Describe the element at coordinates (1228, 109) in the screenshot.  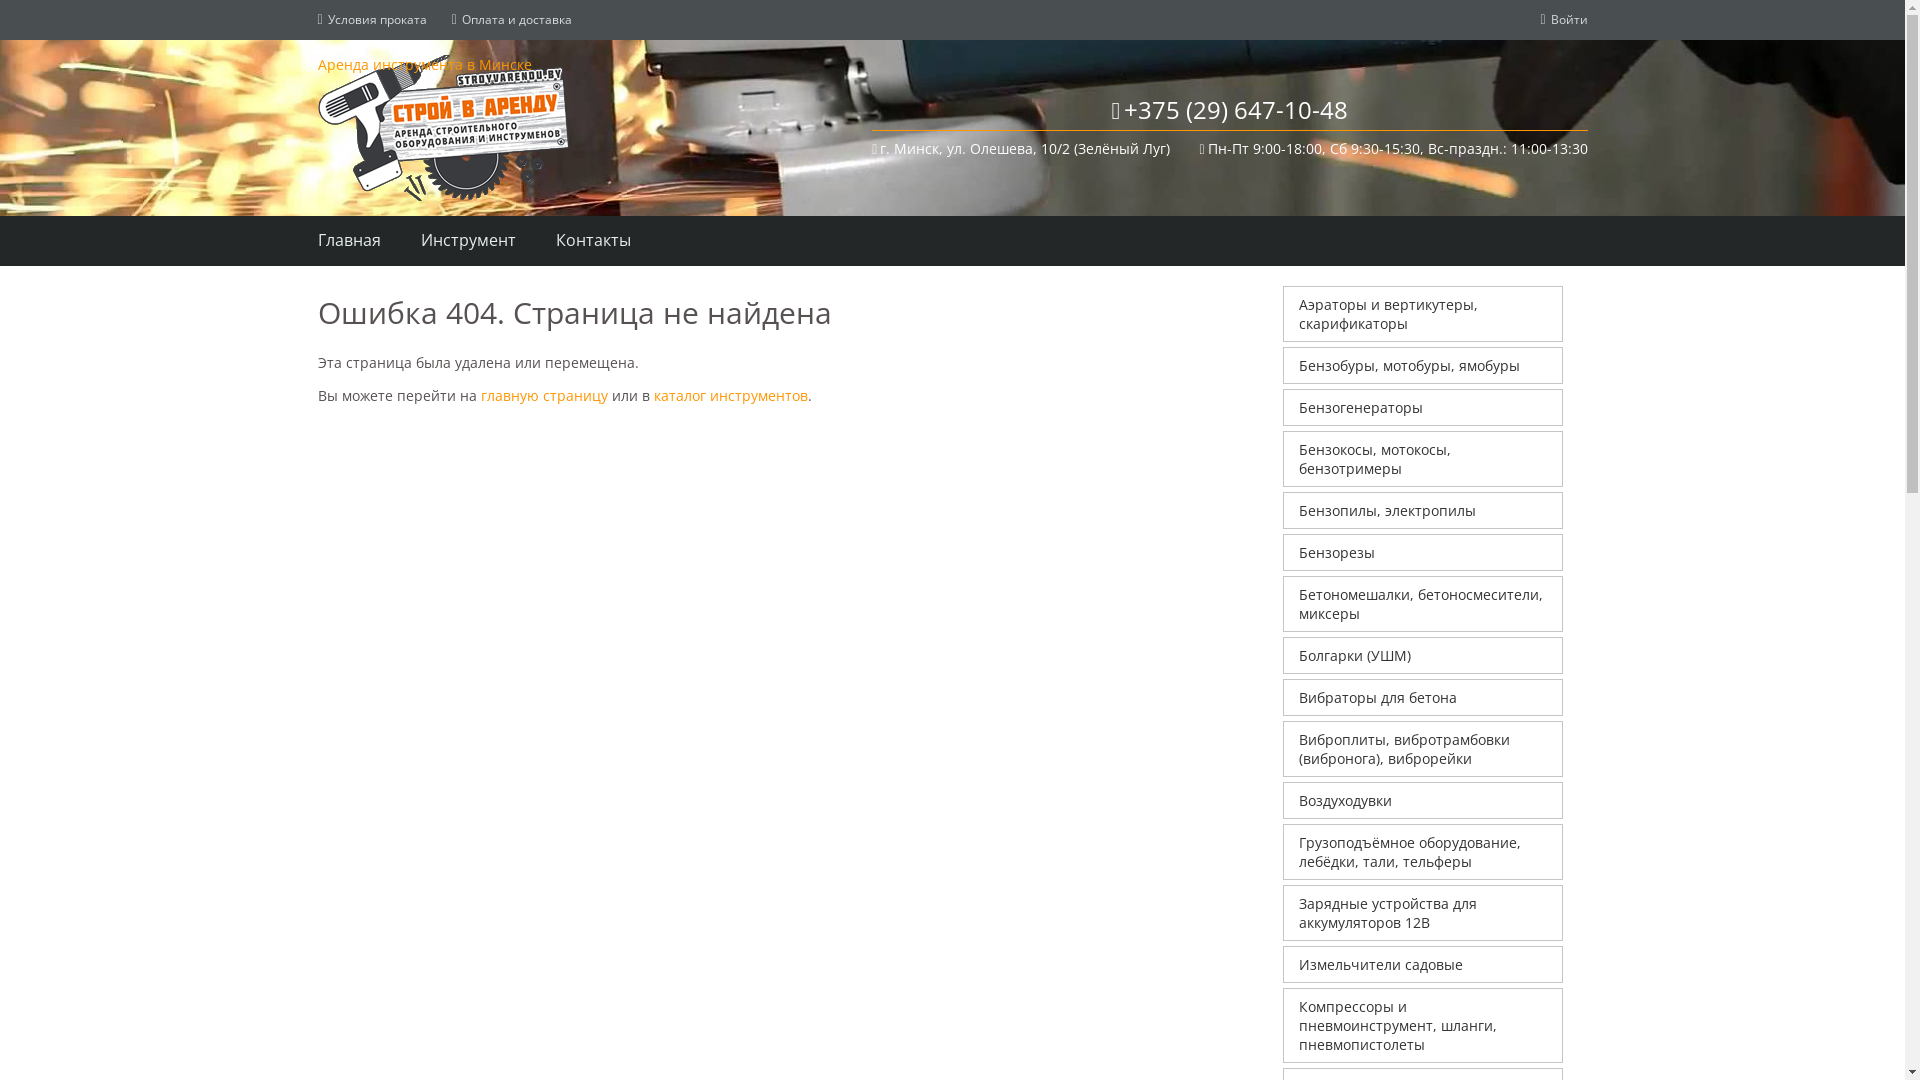
I see `'+375 (29) 647-10-48'` at that location.